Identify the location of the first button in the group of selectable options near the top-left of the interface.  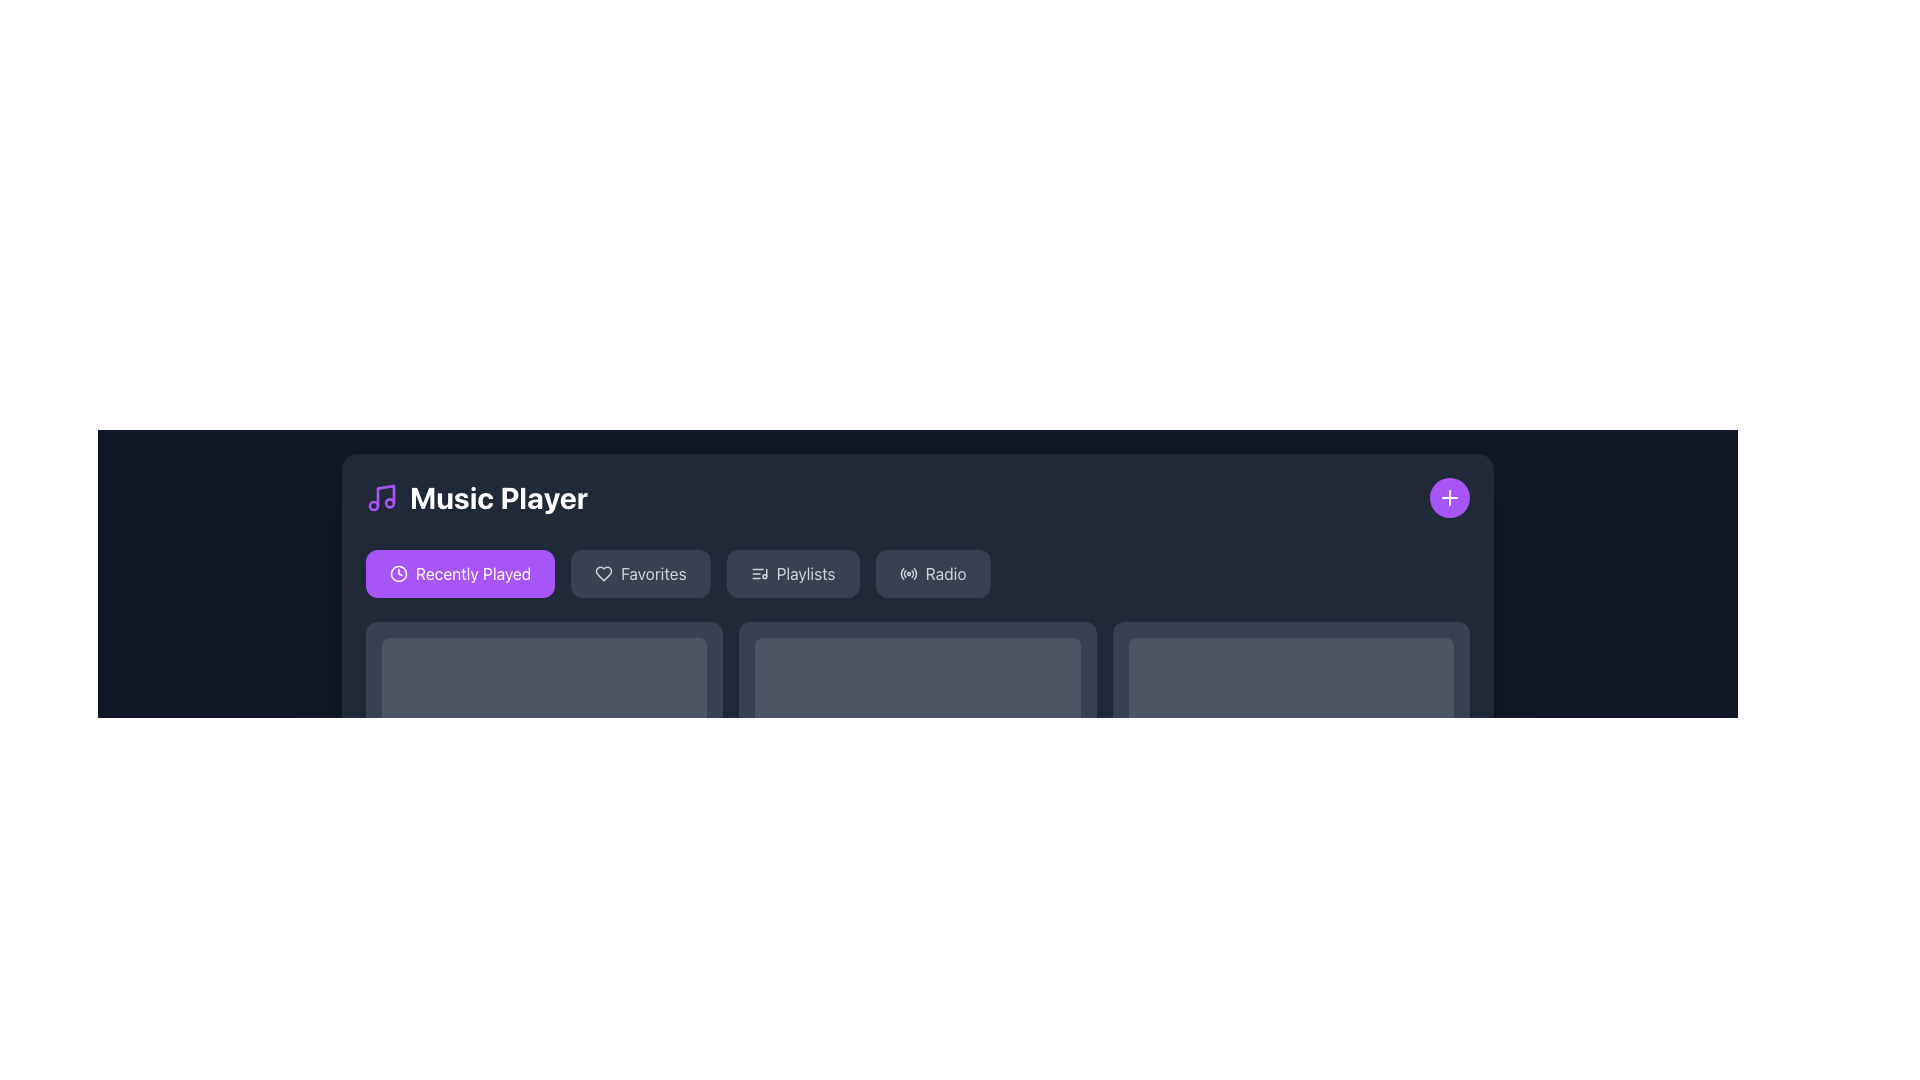
(459, 574).